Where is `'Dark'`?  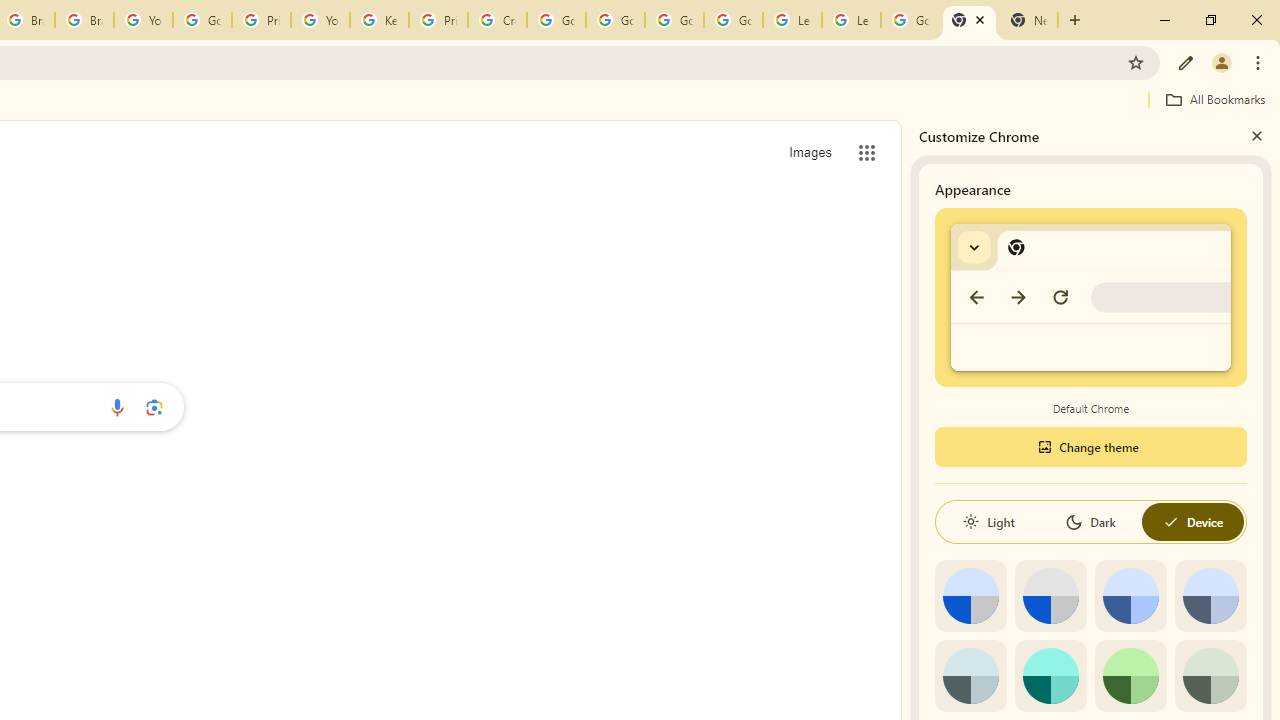 'Dark' is located at coordinates (1089, 521).